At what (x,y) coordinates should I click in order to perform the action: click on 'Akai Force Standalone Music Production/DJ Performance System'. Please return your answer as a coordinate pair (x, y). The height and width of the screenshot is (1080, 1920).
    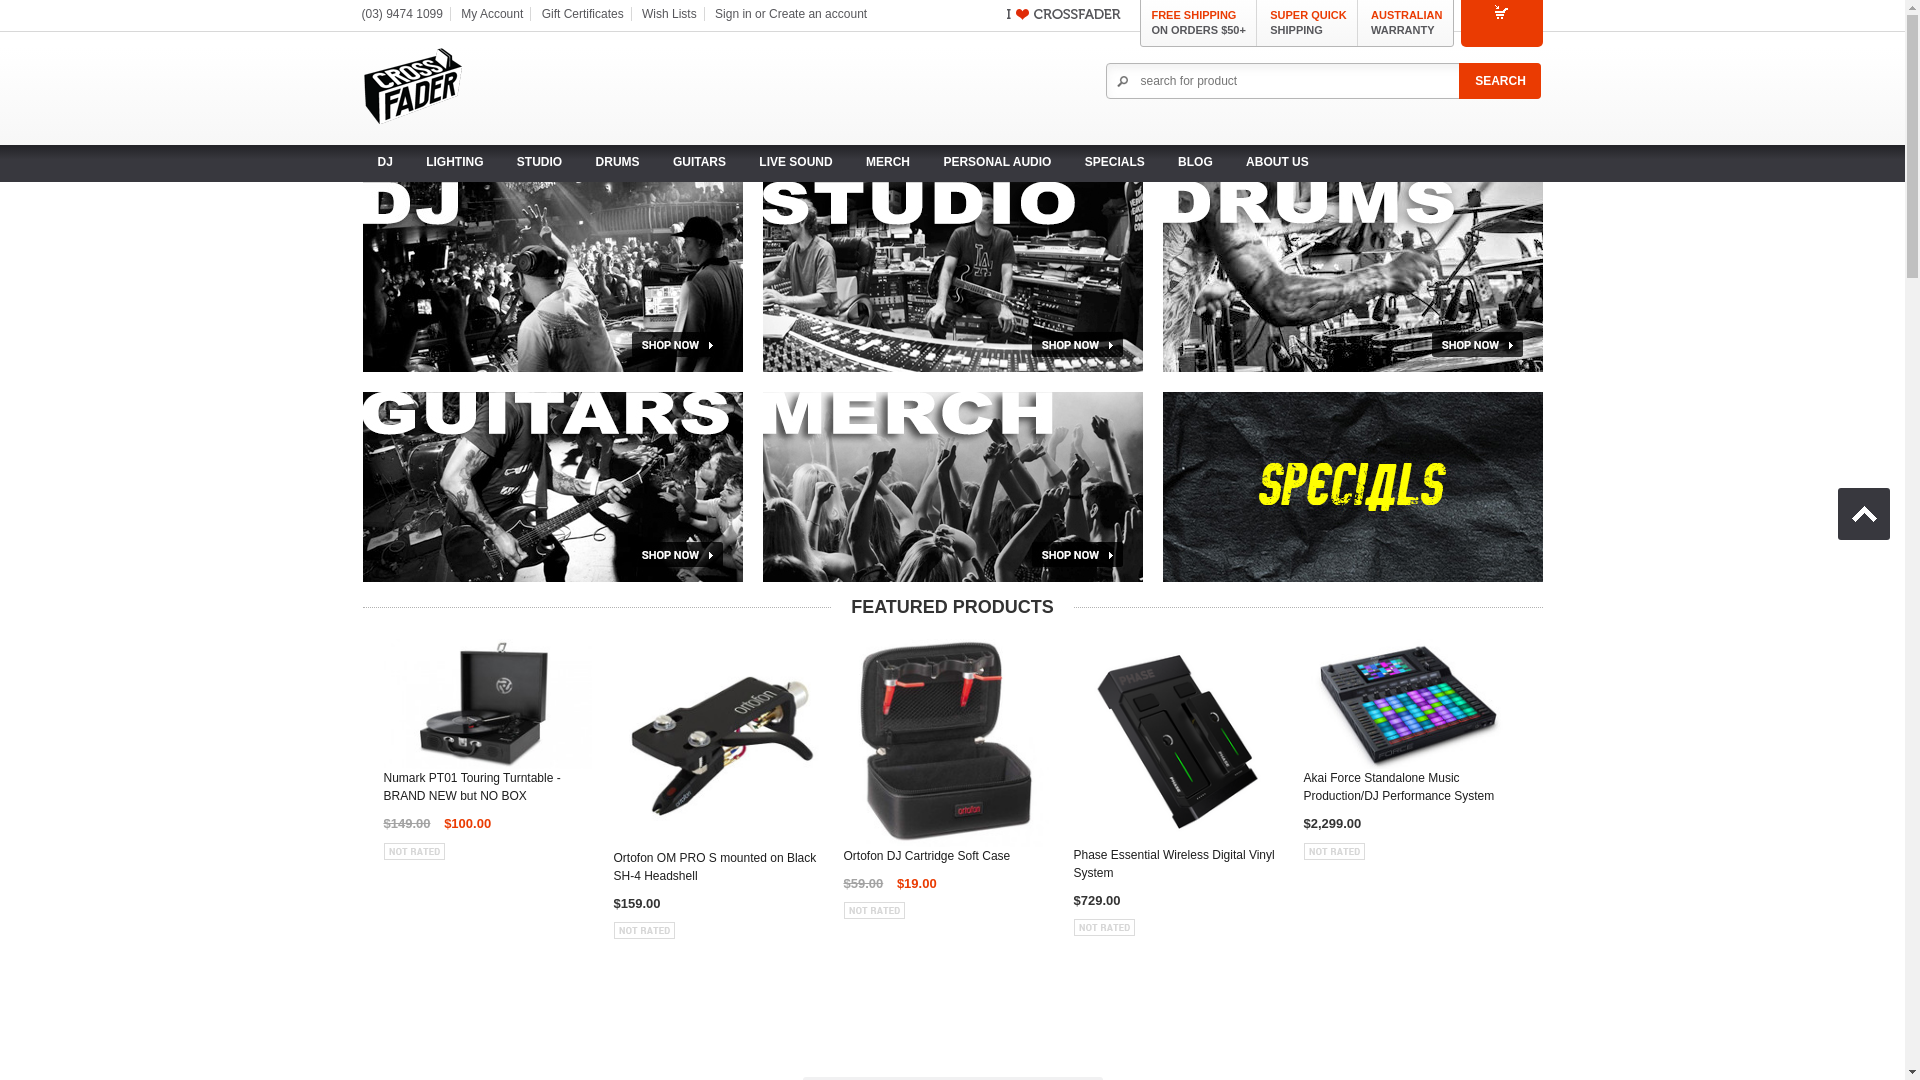
    Looking at the image, I should click on (1406, 790).